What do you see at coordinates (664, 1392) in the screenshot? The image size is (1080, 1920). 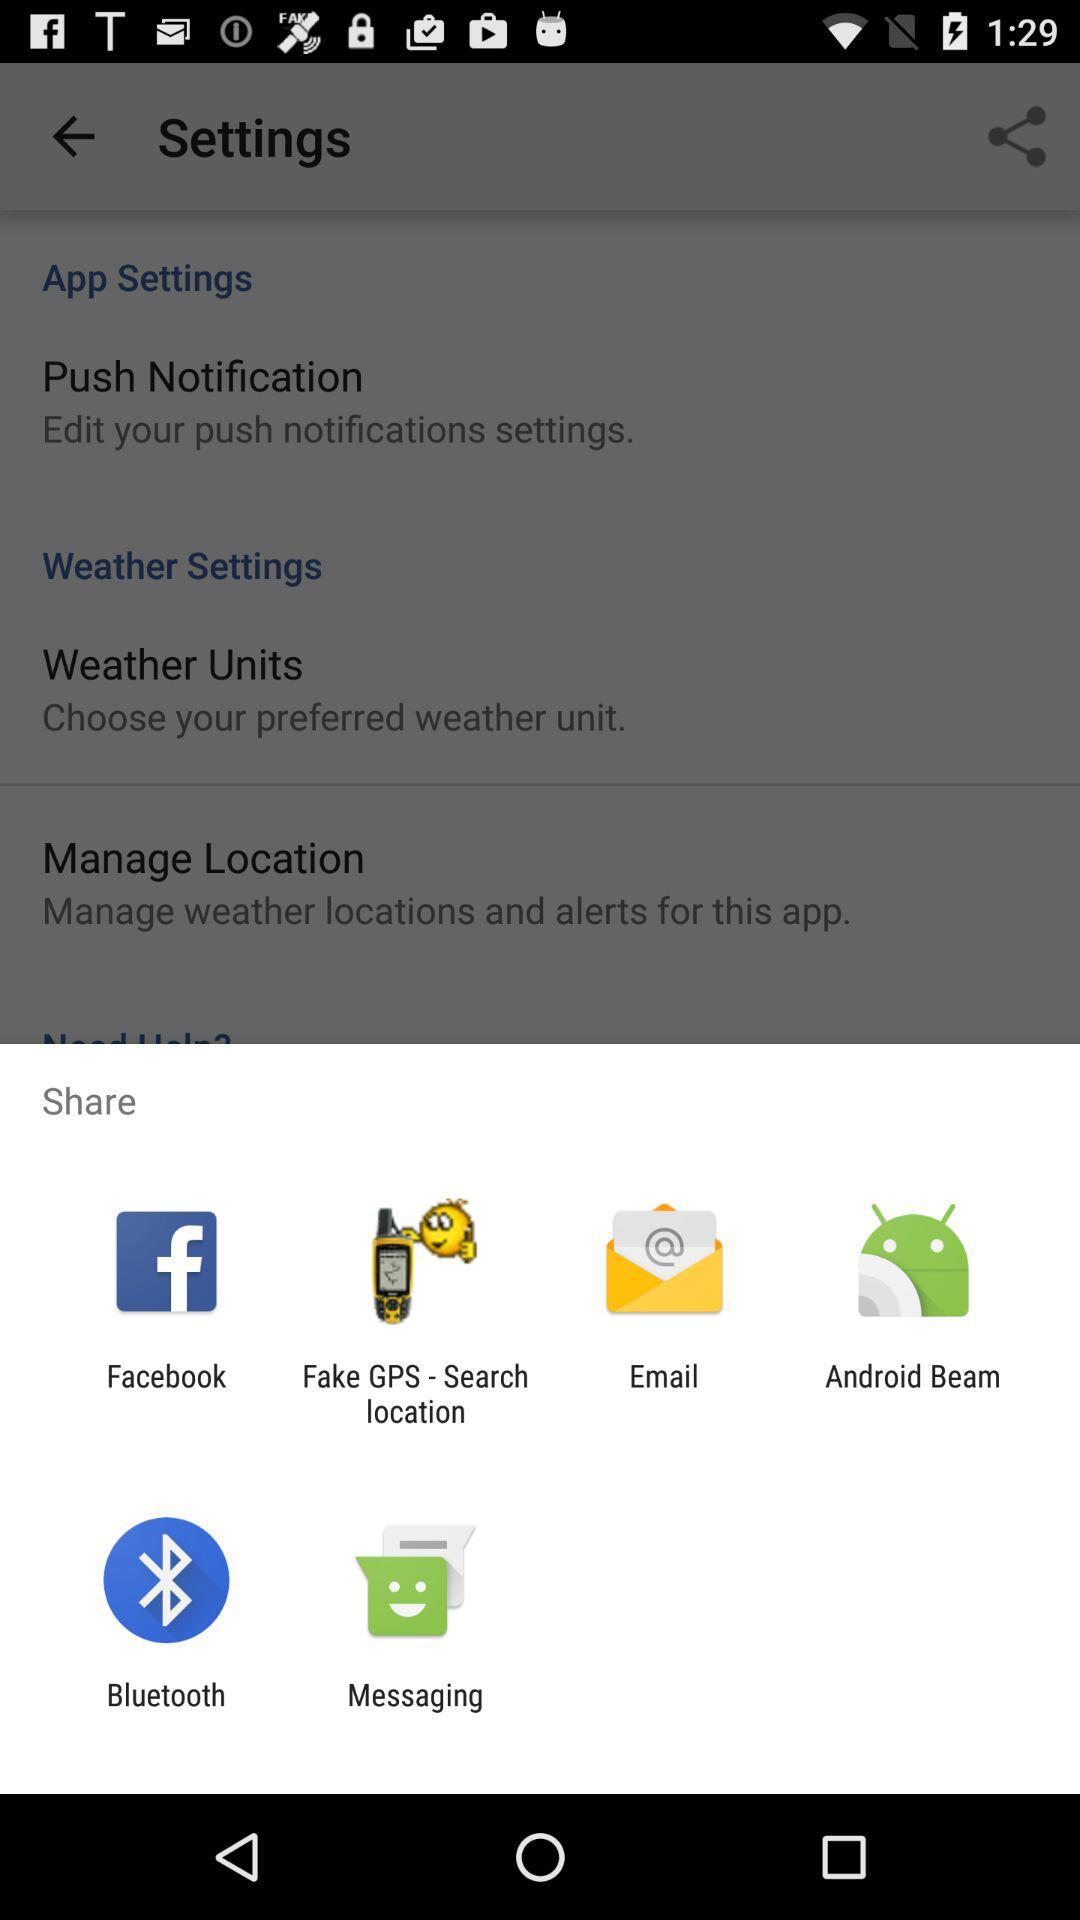 I see `the icon to the right of fake gps search` at bounding box center [664, 1392].